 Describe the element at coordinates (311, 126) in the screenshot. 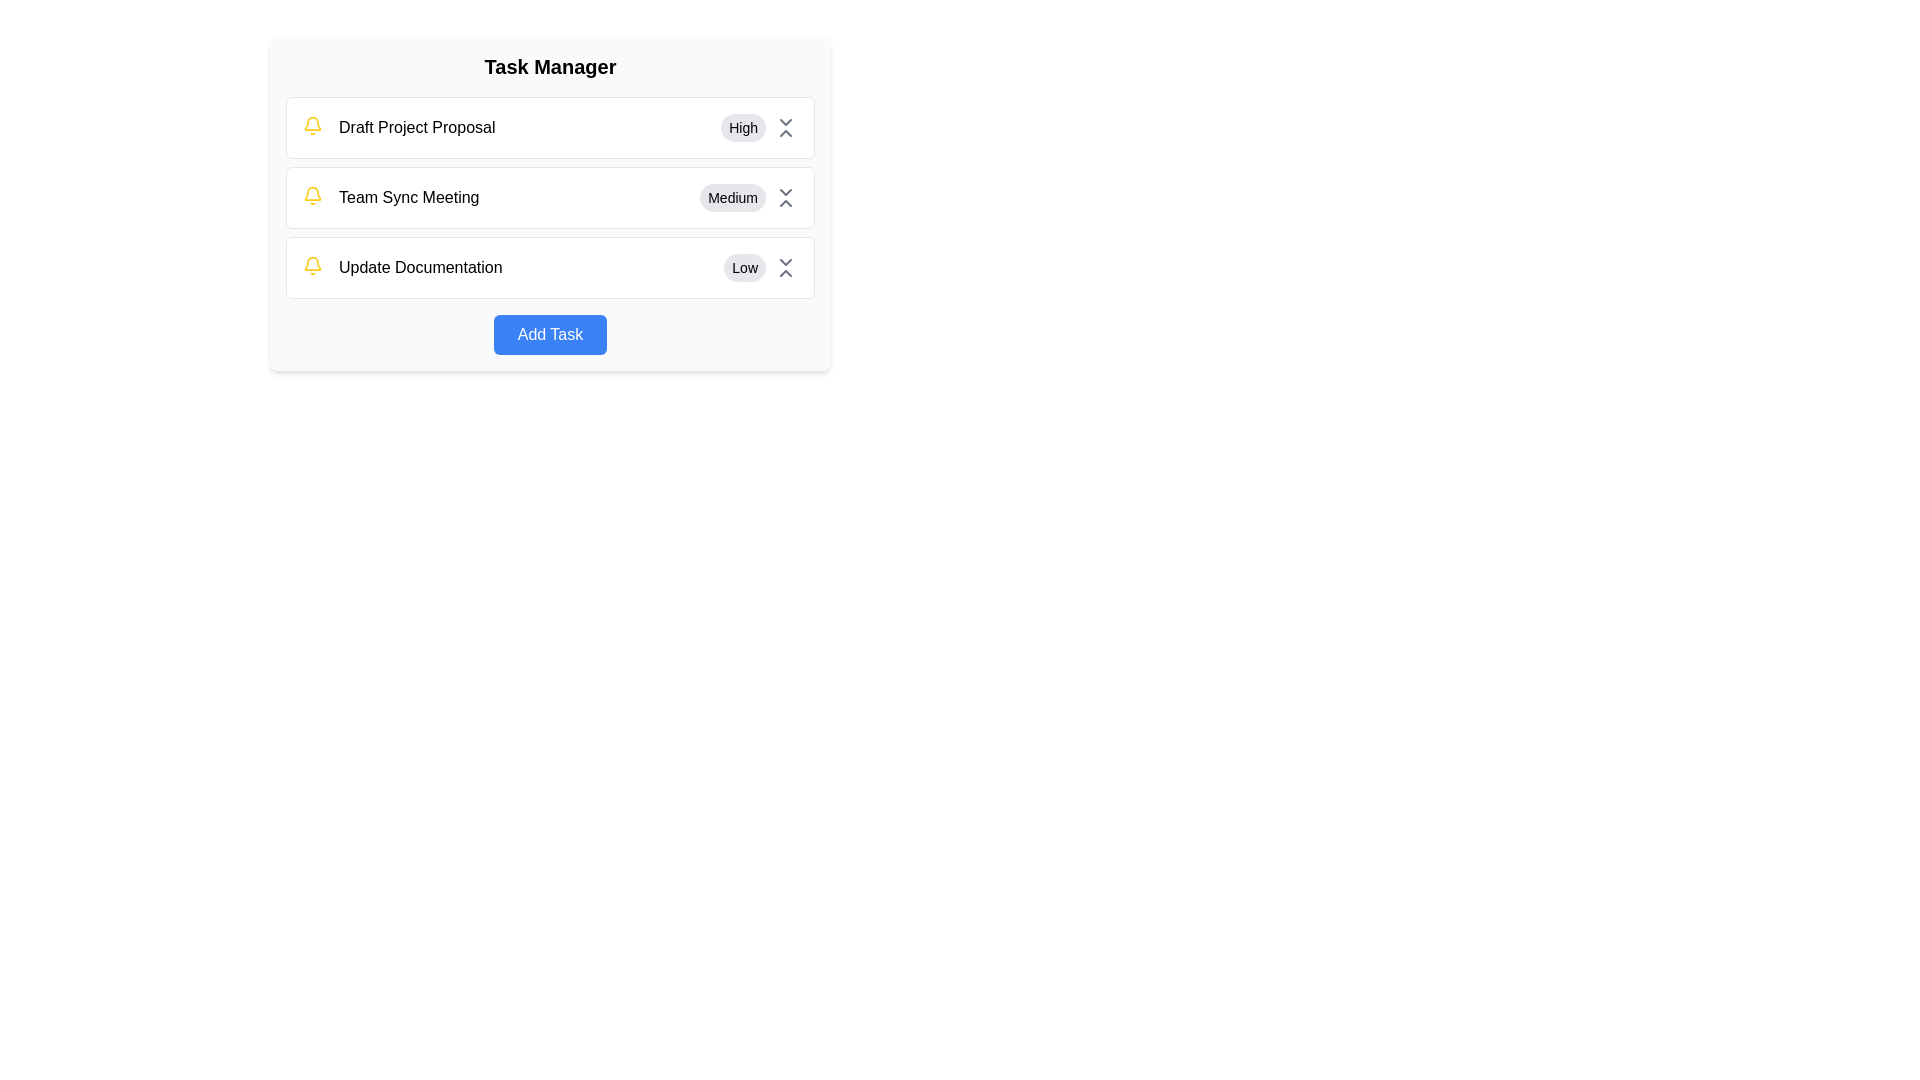

I see `small yellow bell icon, which is a notification or status indicator located to the left of the text 'Draft Project Proposal'` at that location.